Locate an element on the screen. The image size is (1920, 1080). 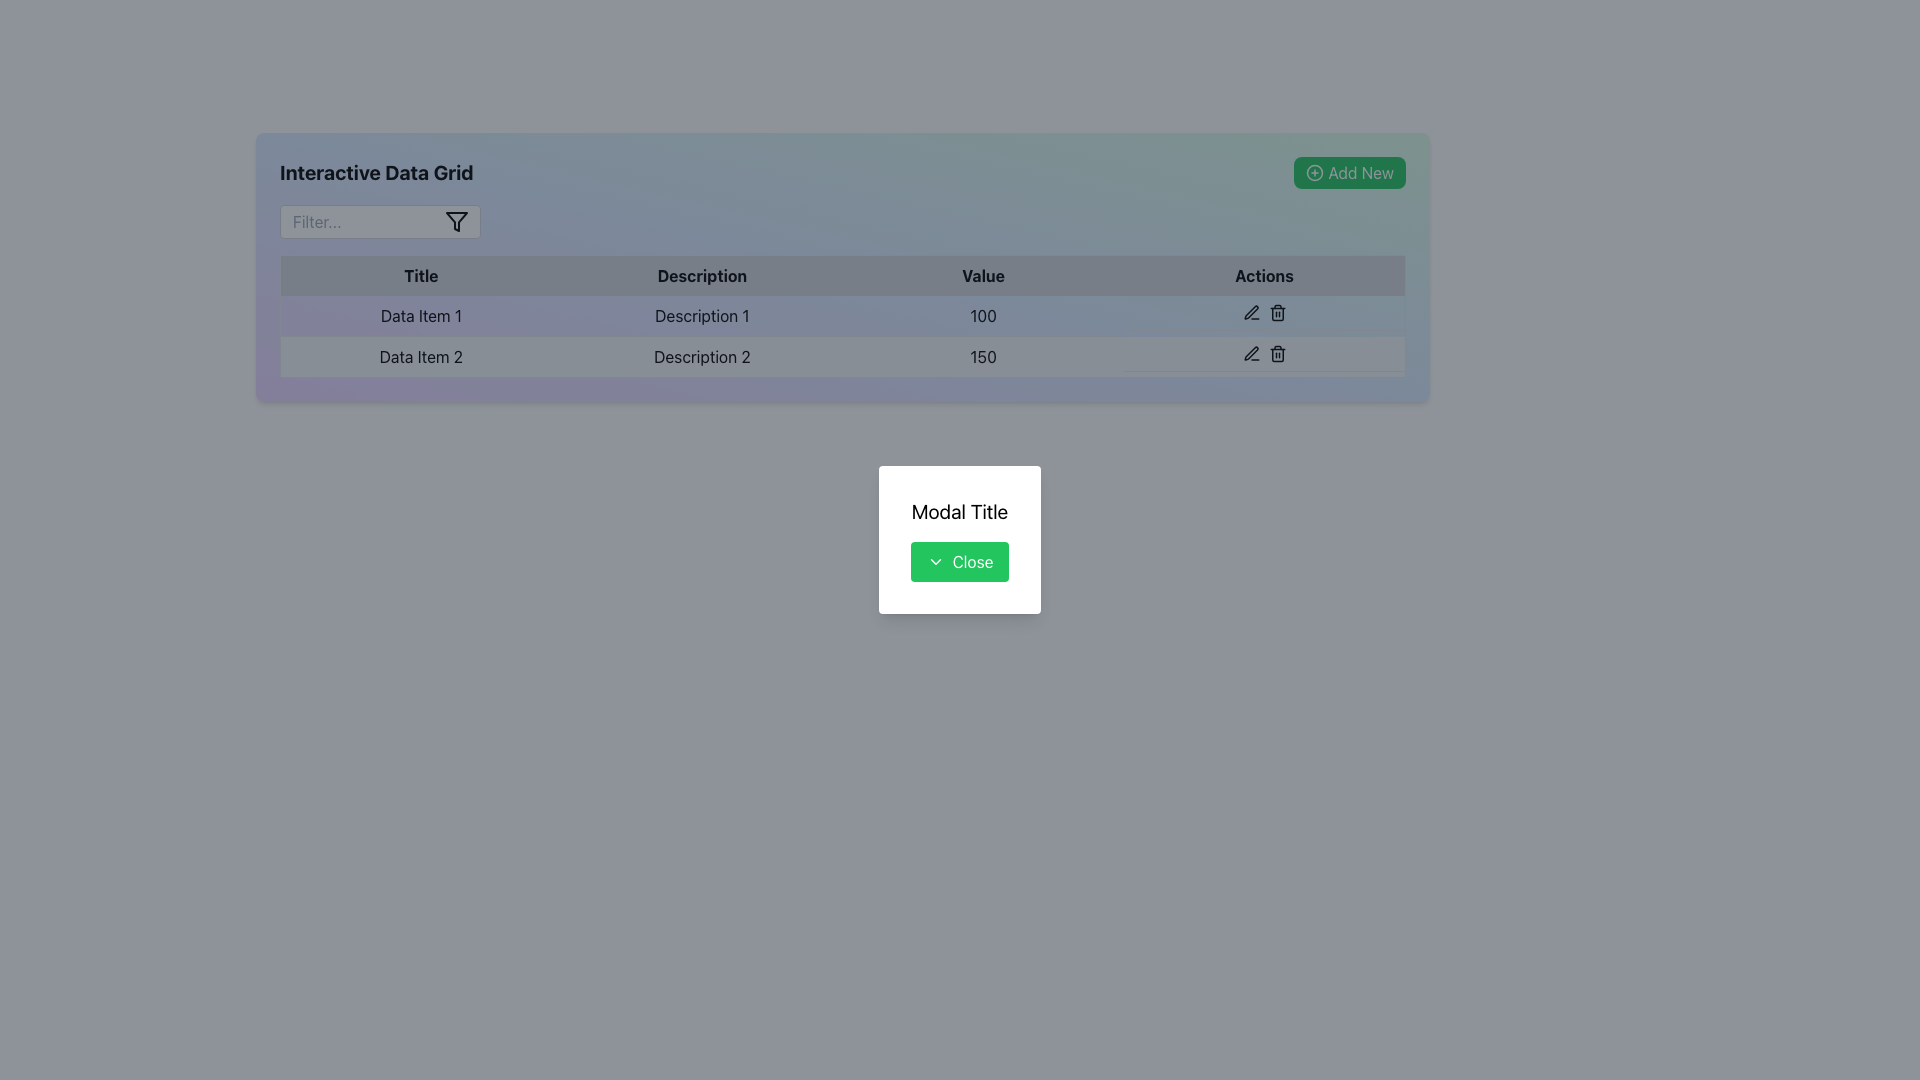
the text label displaying 'Description', which is located in the second column of a header row within a grid, positioned between the labels 'Title' and 'Value' is located at coordinates (702, 275).